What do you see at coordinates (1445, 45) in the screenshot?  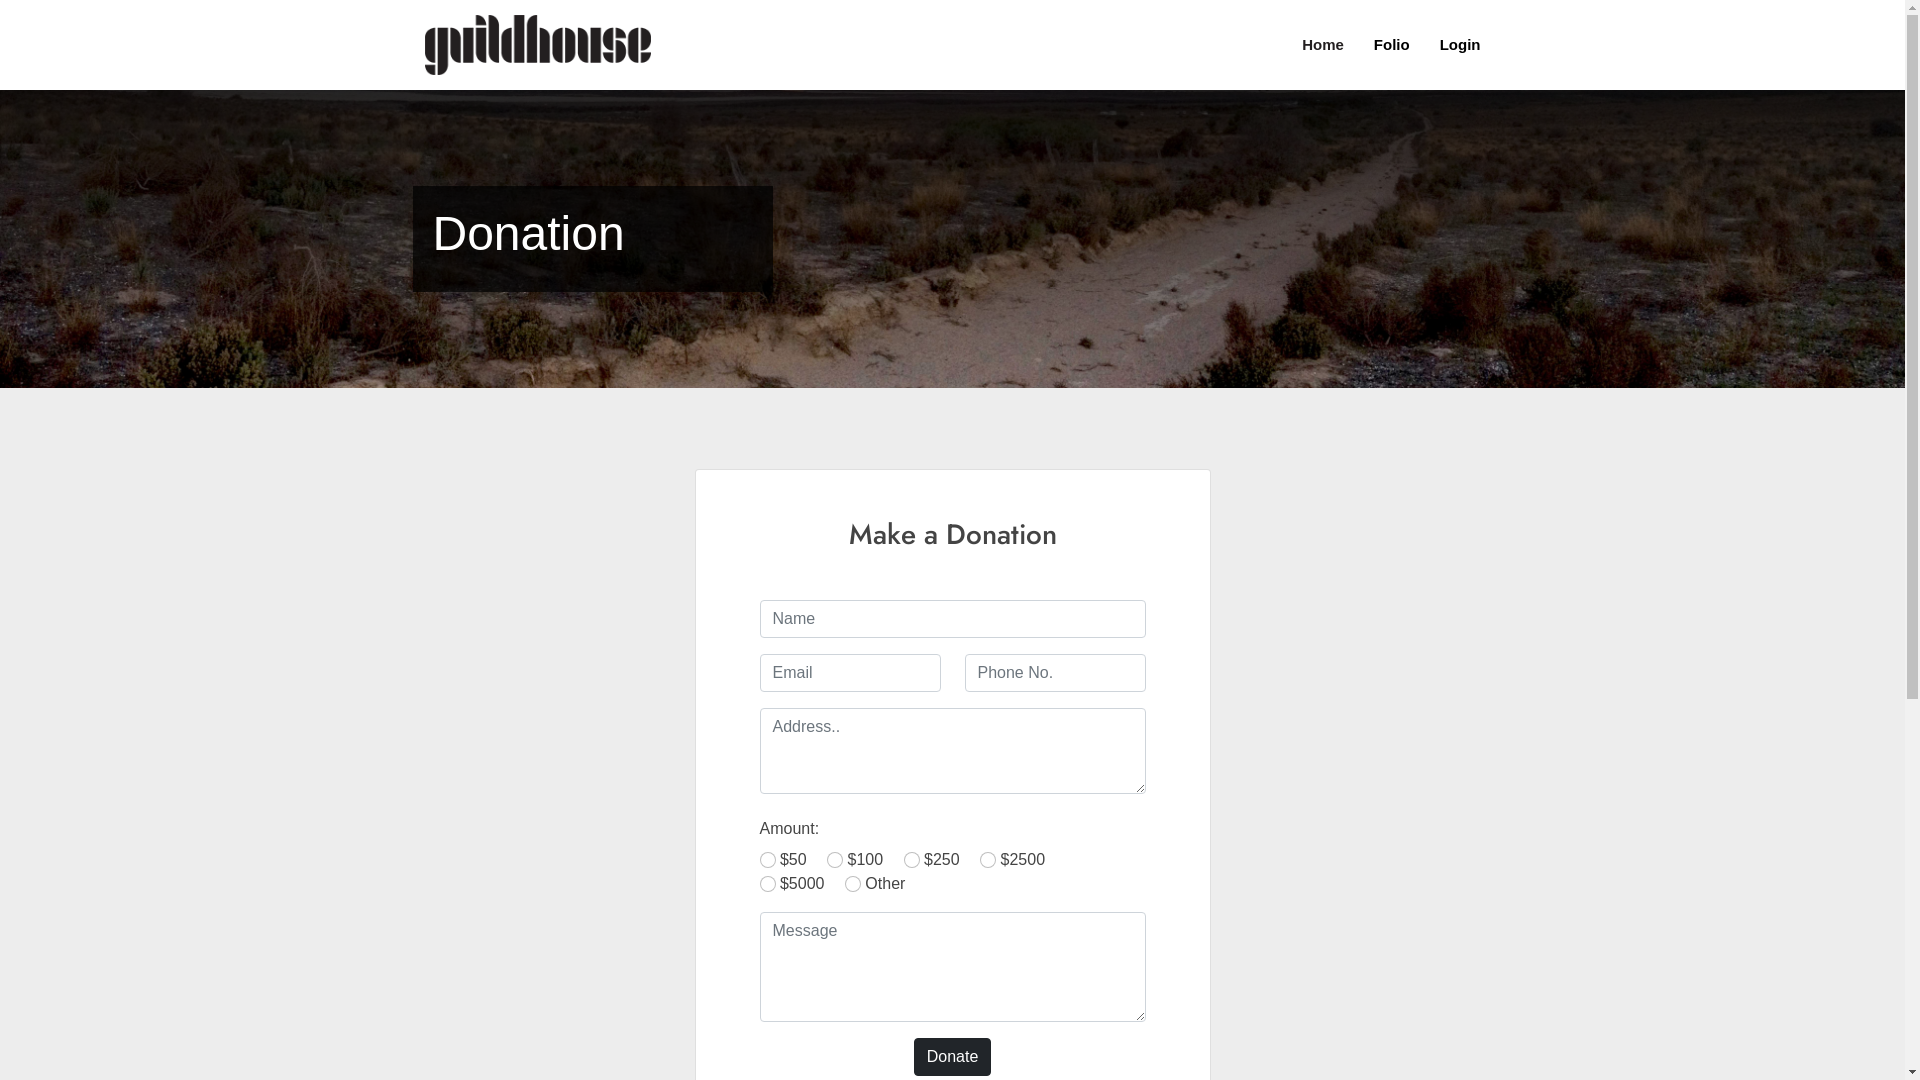 I see `'Login'` at bounding box center [1445, 45].